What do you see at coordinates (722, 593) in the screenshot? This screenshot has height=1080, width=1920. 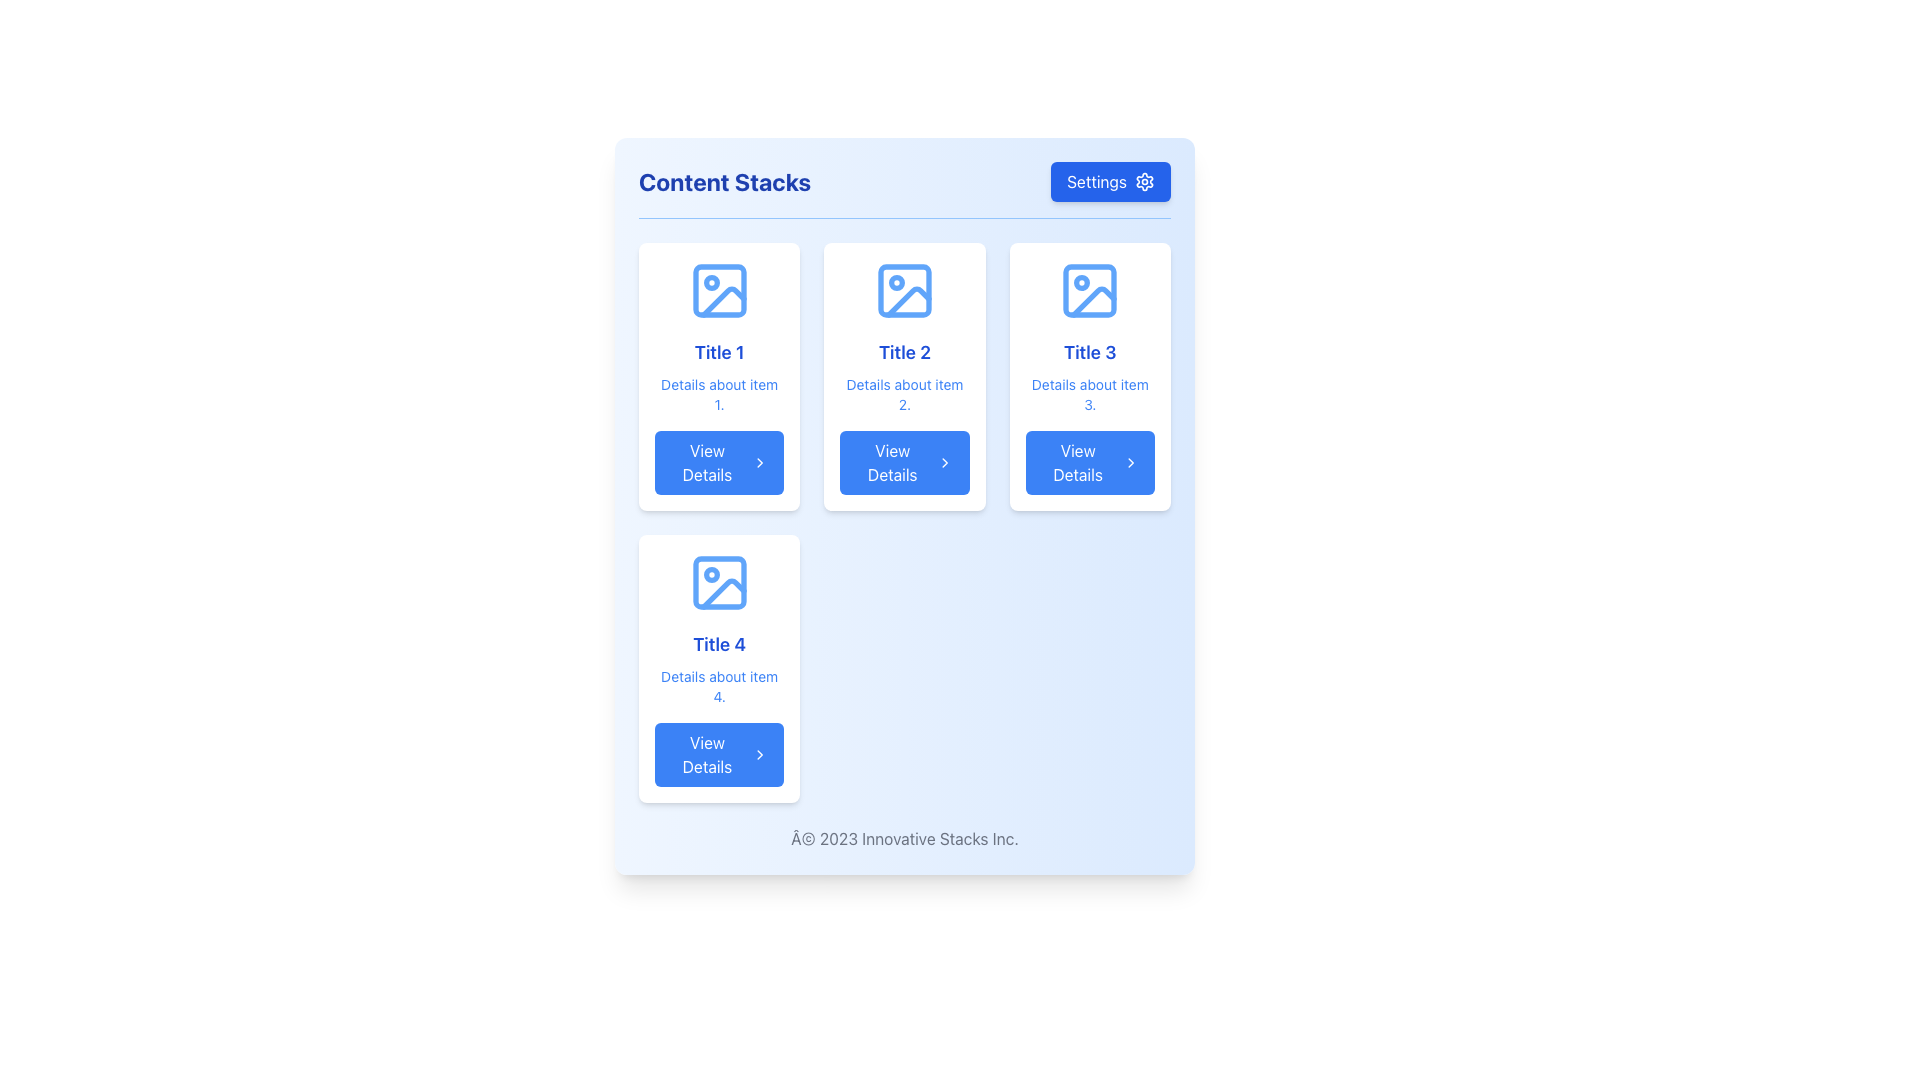 I see `the diagonal line in the bottom region of the photo representation within the fourth card of the grid layout` at bounding box center [722, 593].